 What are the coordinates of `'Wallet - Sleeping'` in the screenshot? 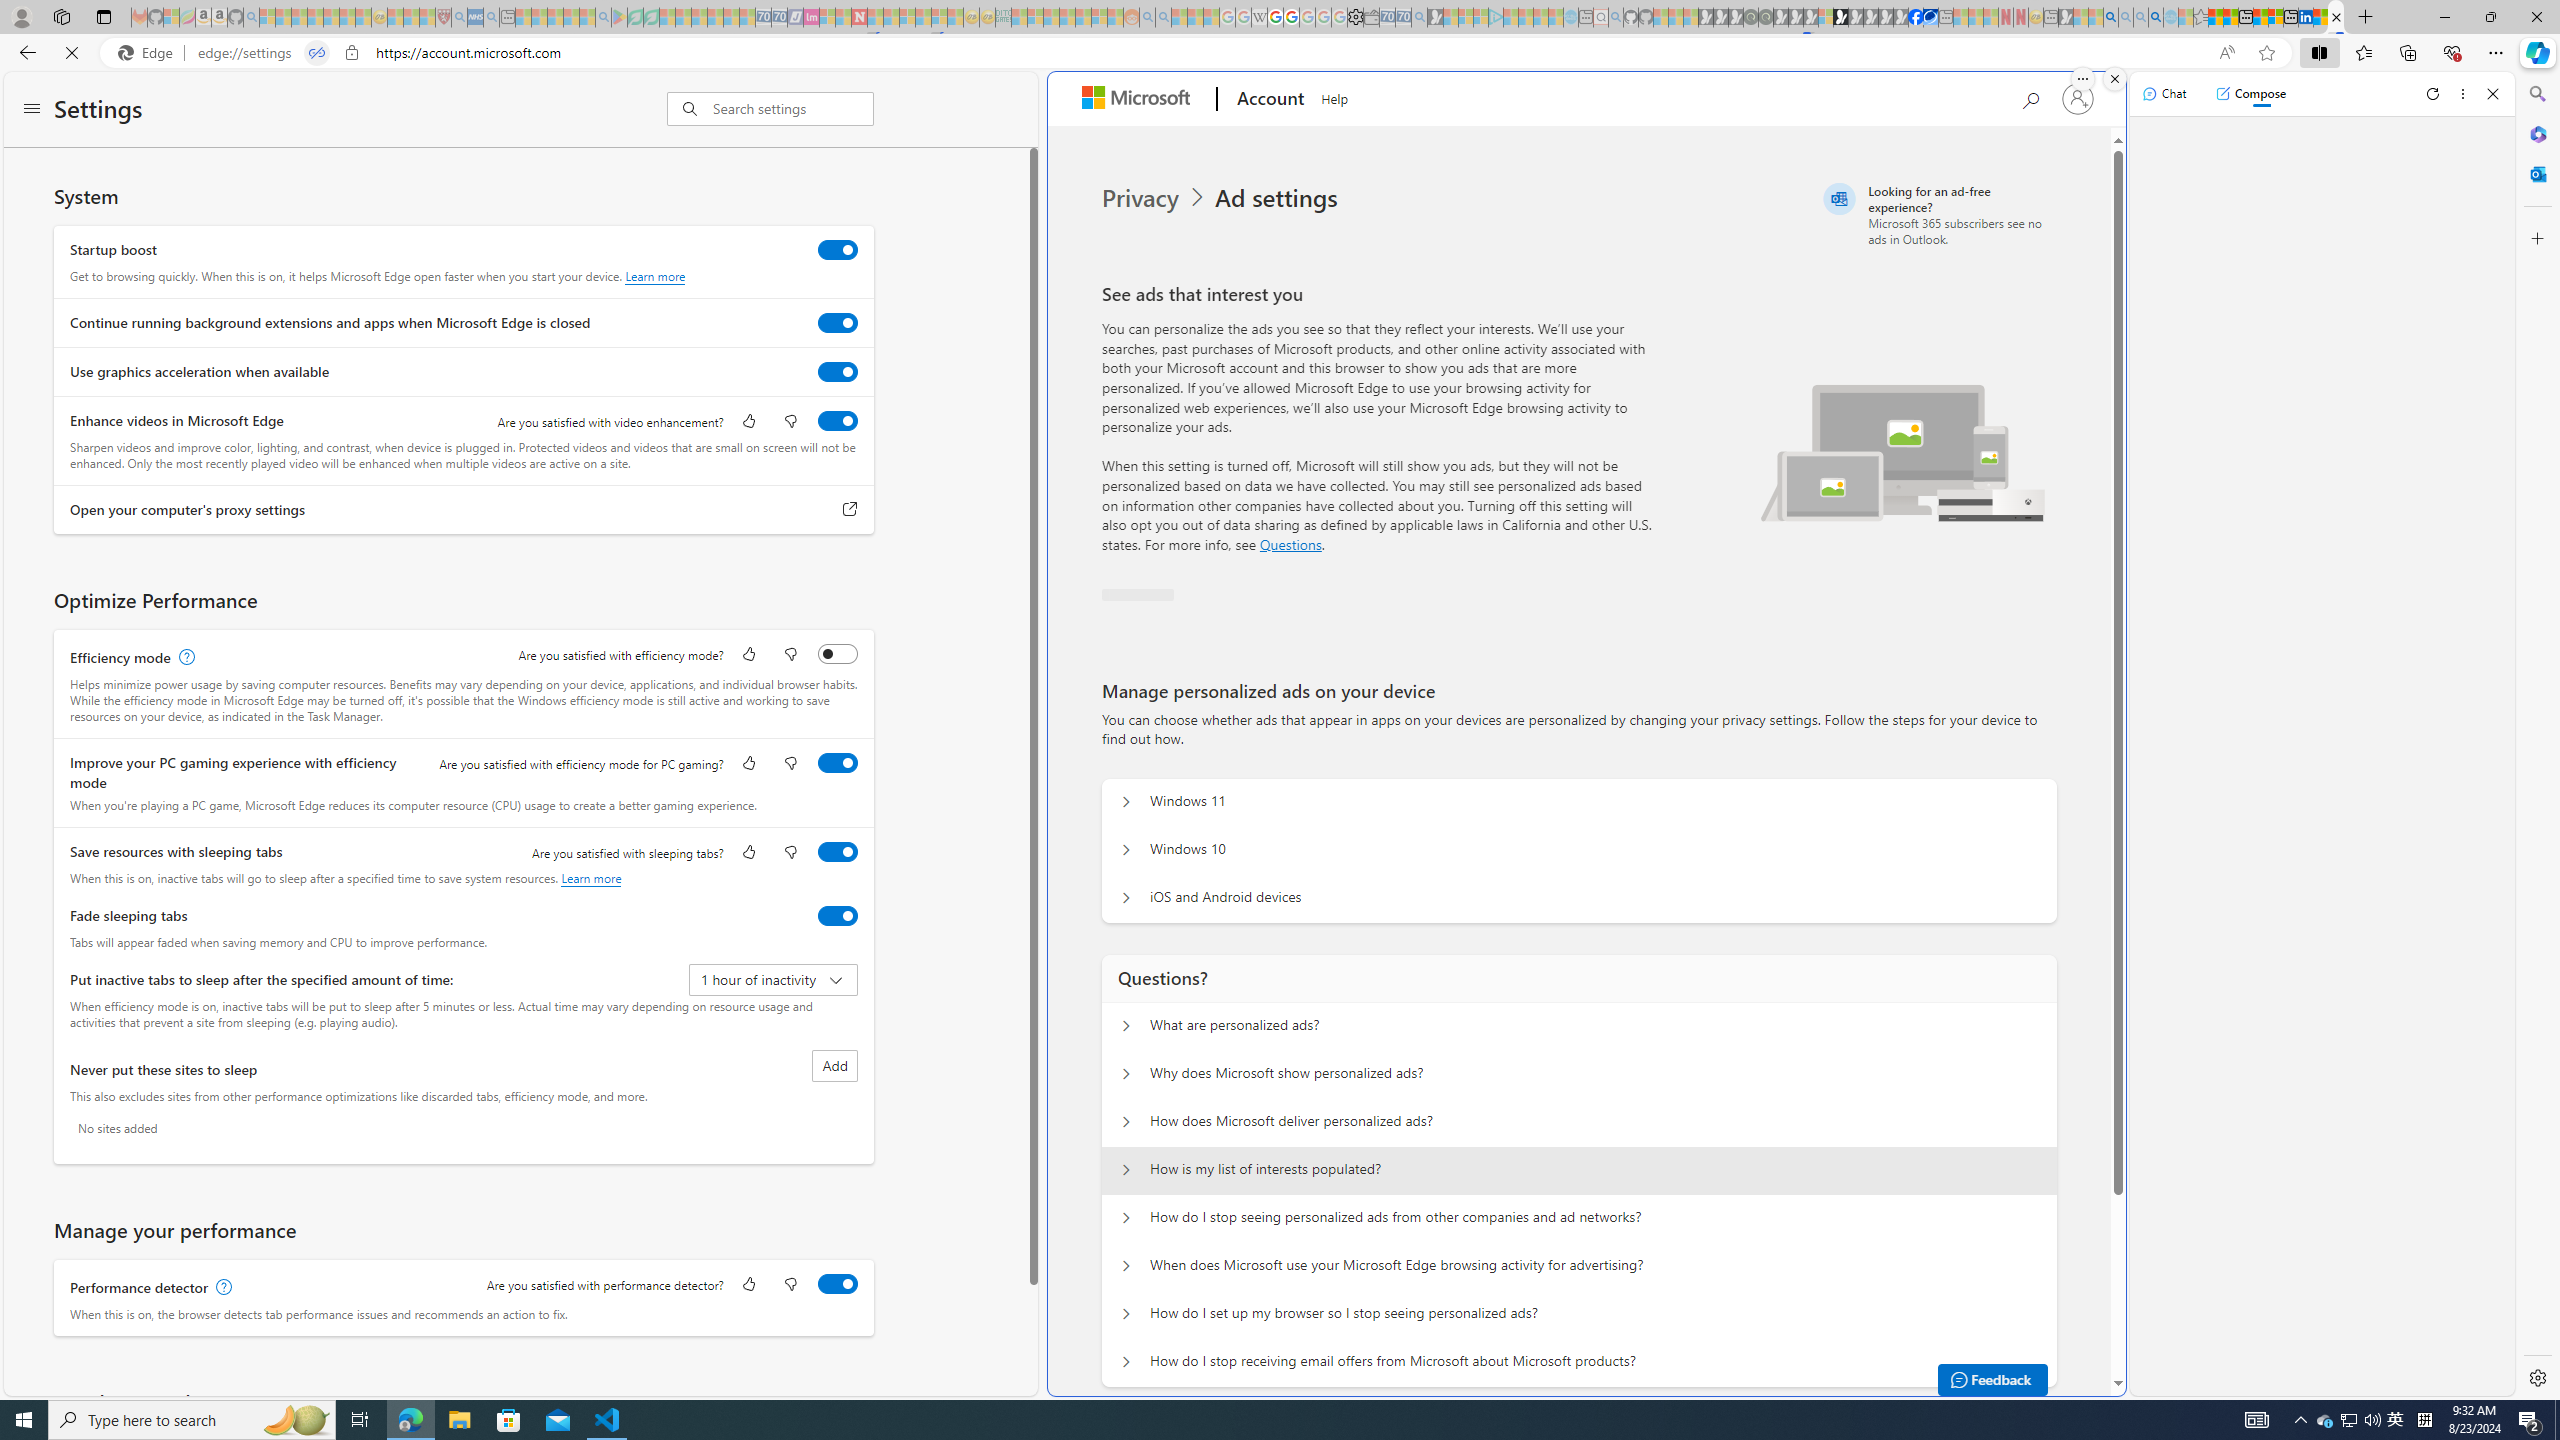 It's located at (1369, 16).